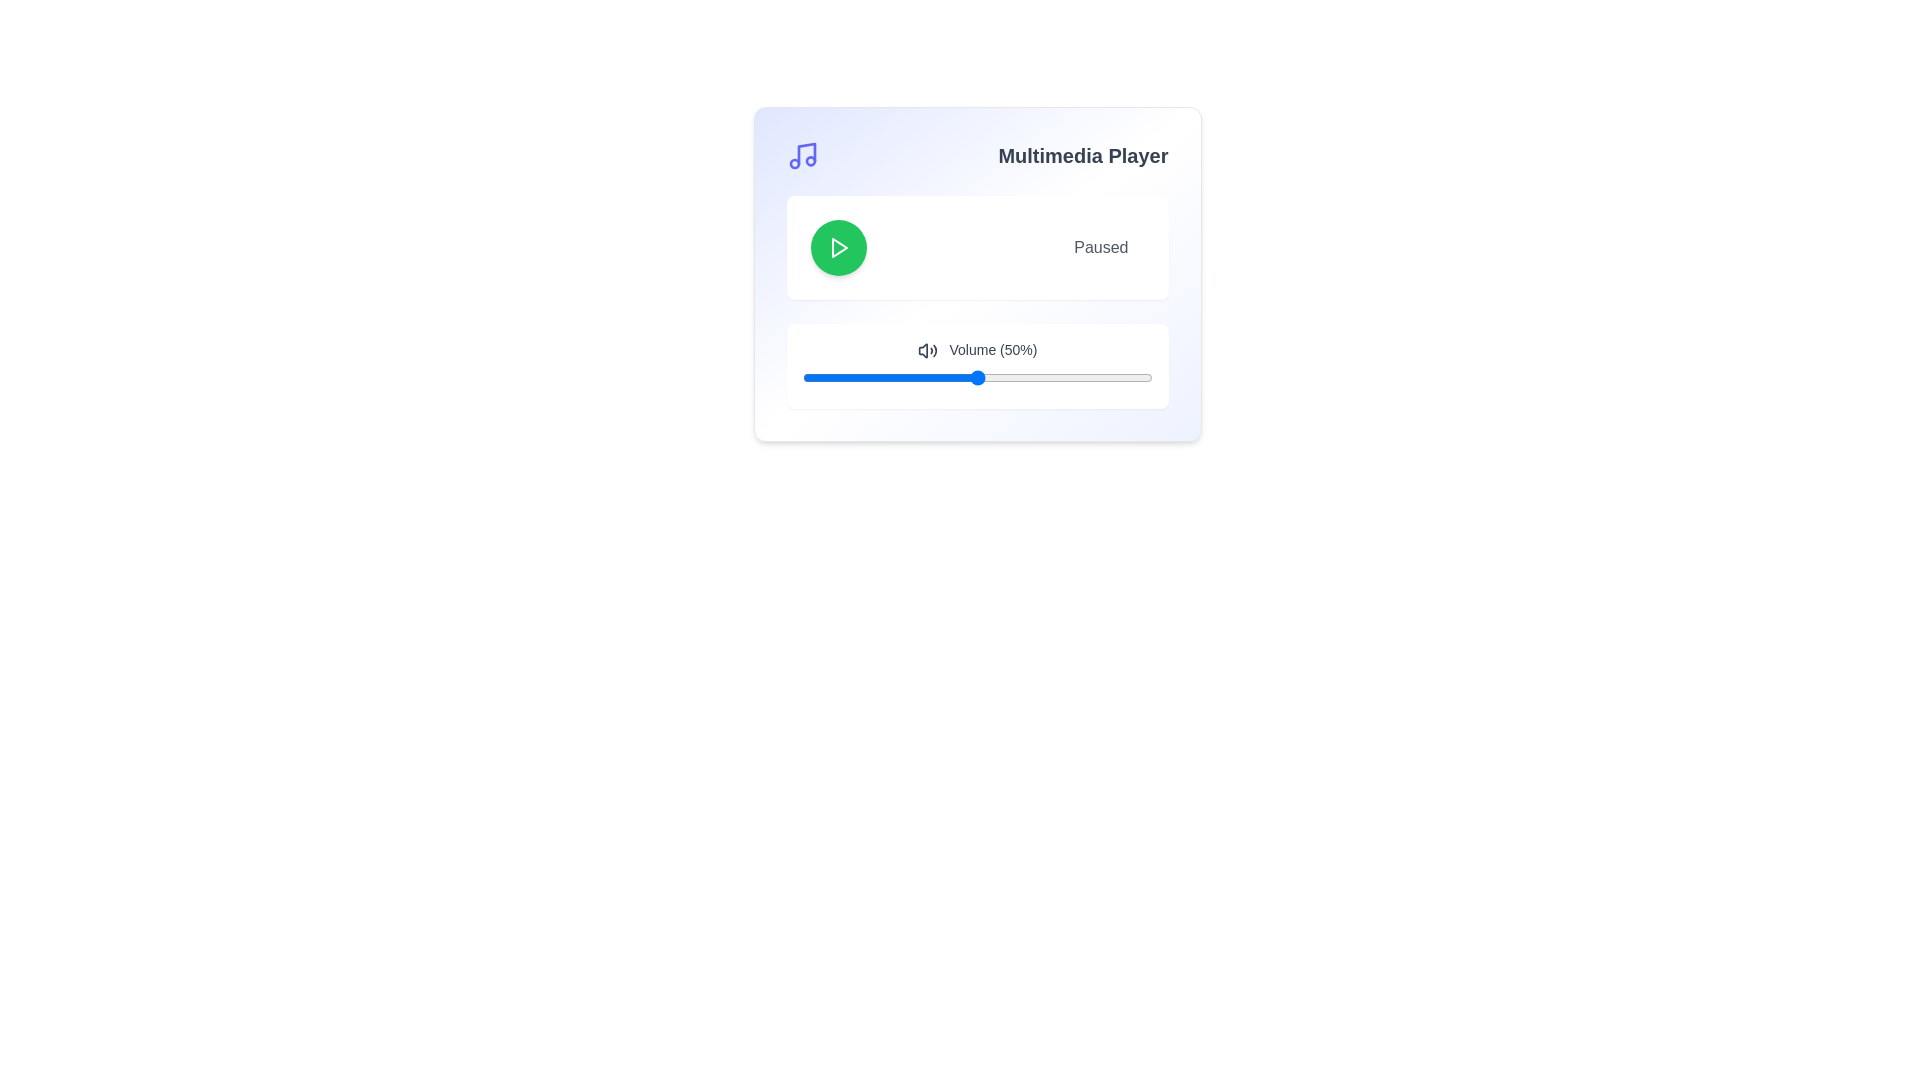  I want to click on volume, so click(980, 378).